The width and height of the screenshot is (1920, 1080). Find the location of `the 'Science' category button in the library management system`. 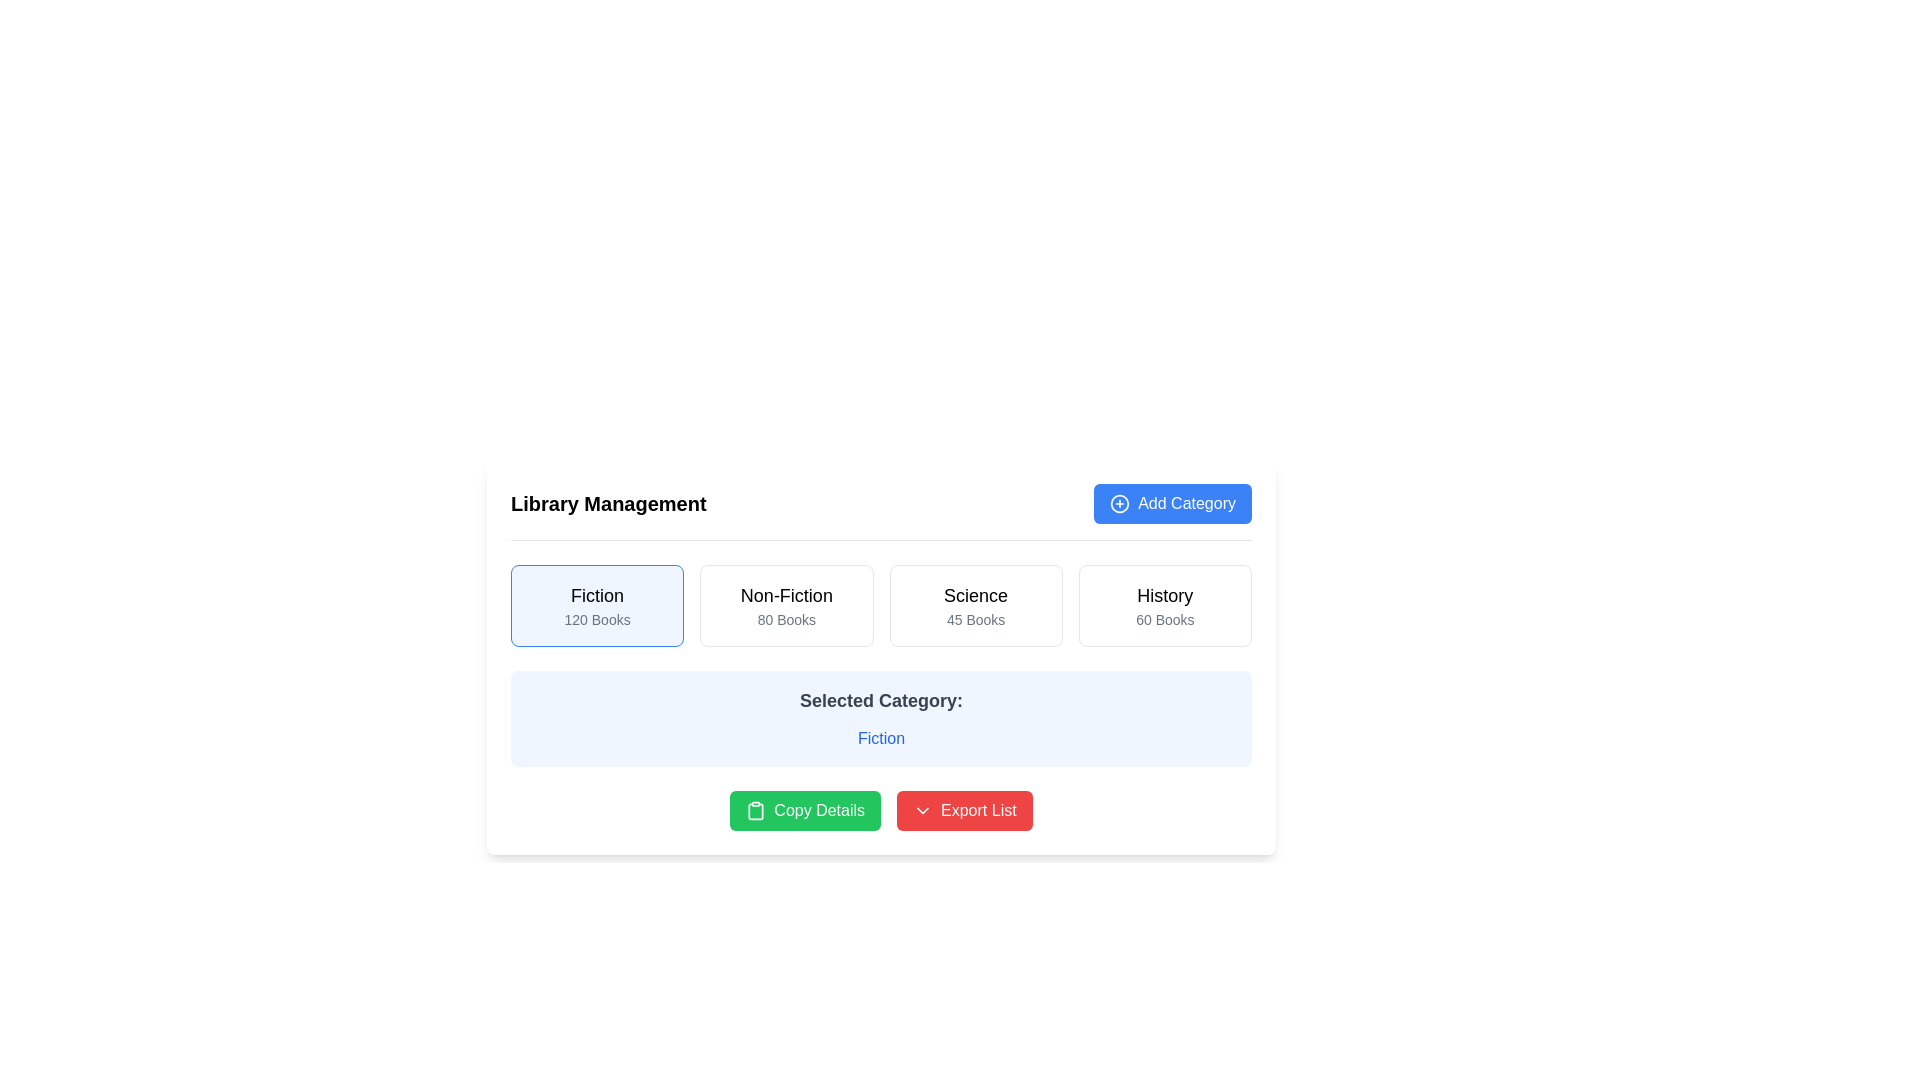

the 'Science' category button in the library management system is located at coordinates (976, 604).